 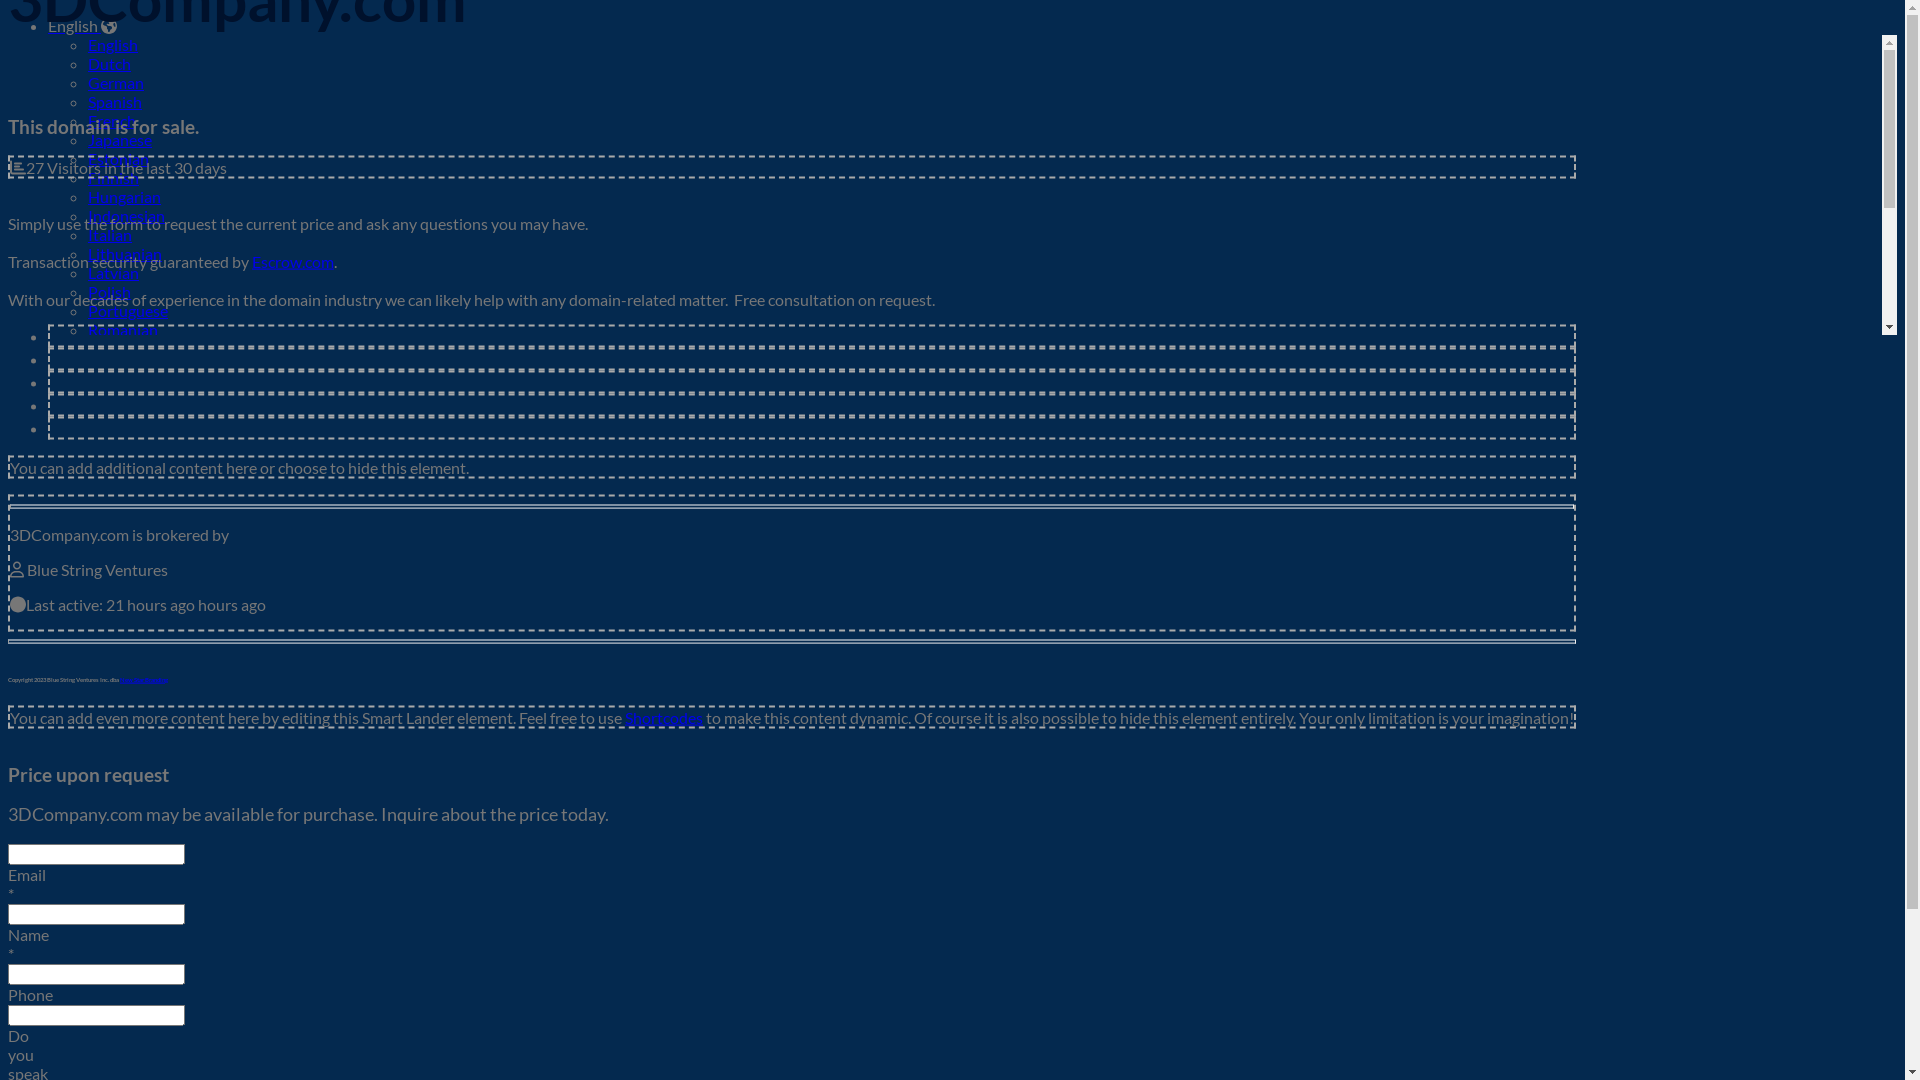 I want to click on 'Ukrainian', so click(x=120, y=442).